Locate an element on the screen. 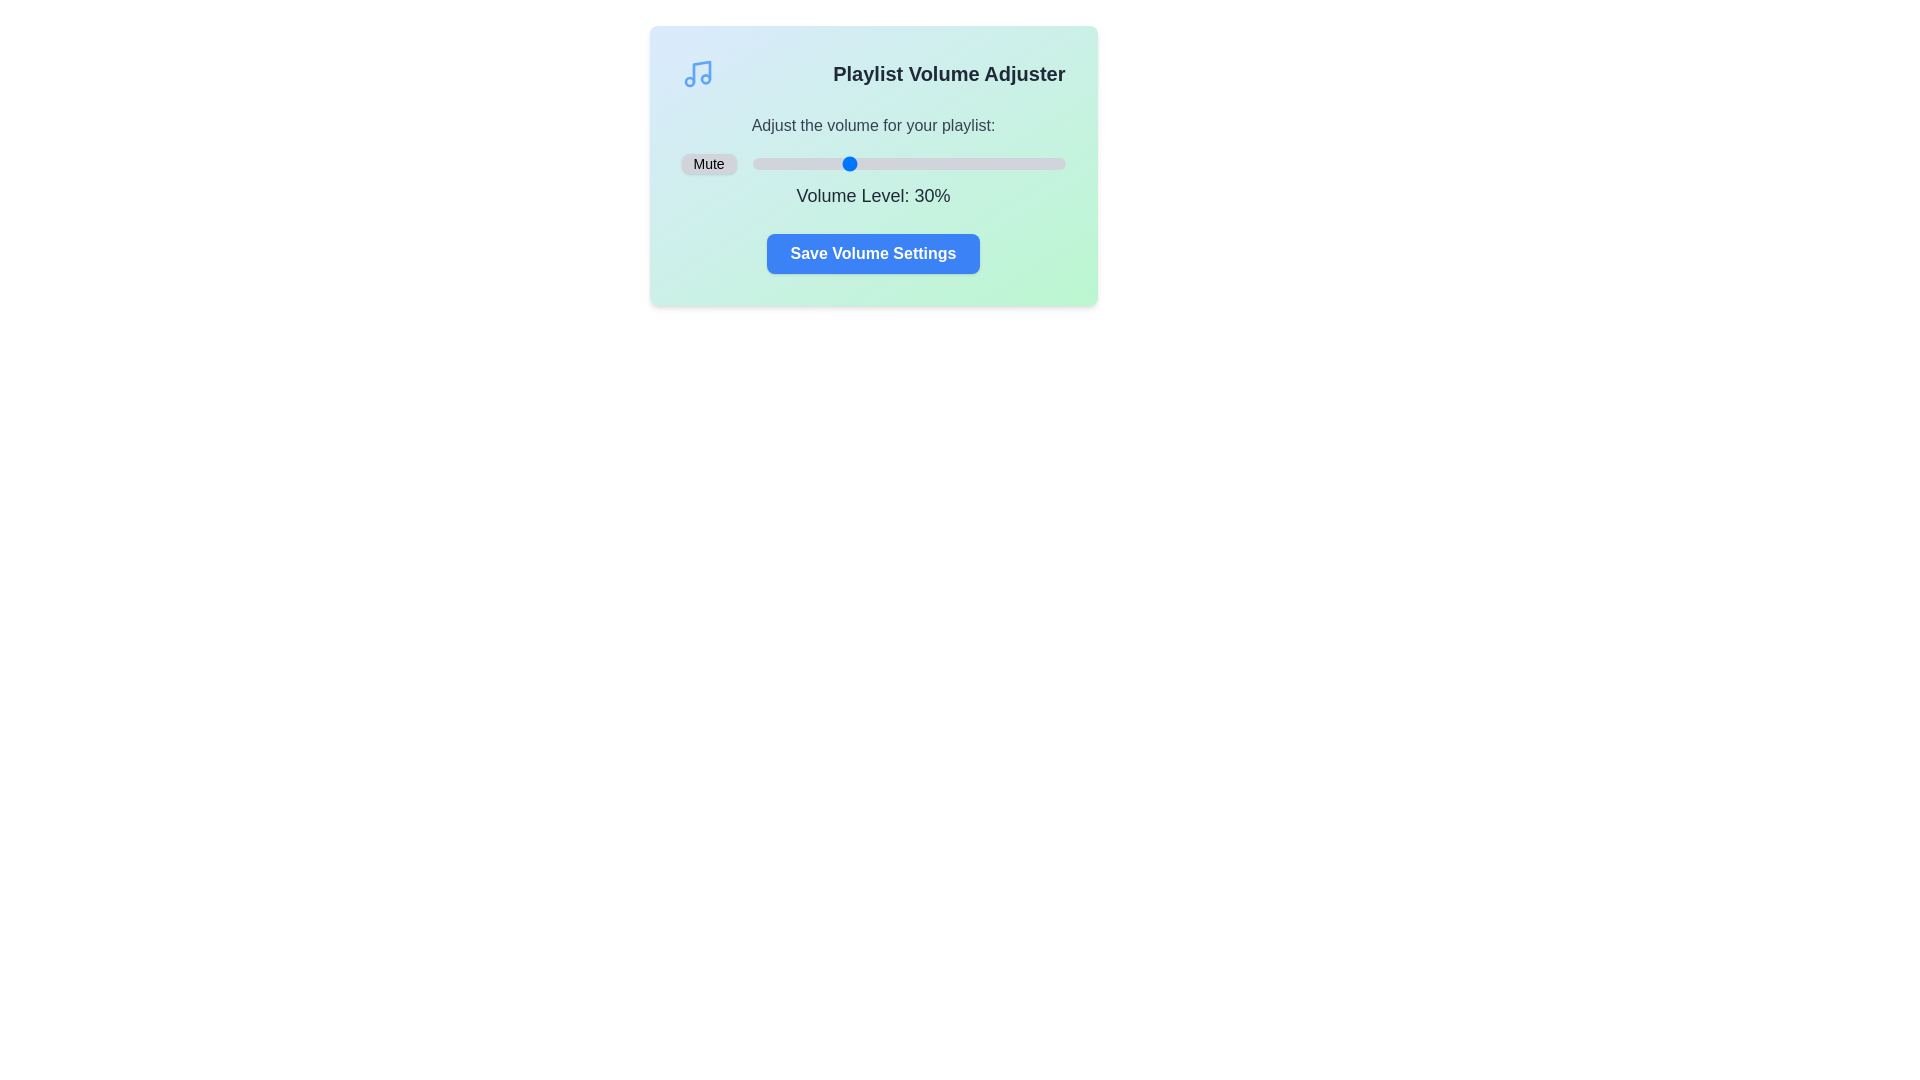  the volume level text for copying is located at coordinates (873, 196).